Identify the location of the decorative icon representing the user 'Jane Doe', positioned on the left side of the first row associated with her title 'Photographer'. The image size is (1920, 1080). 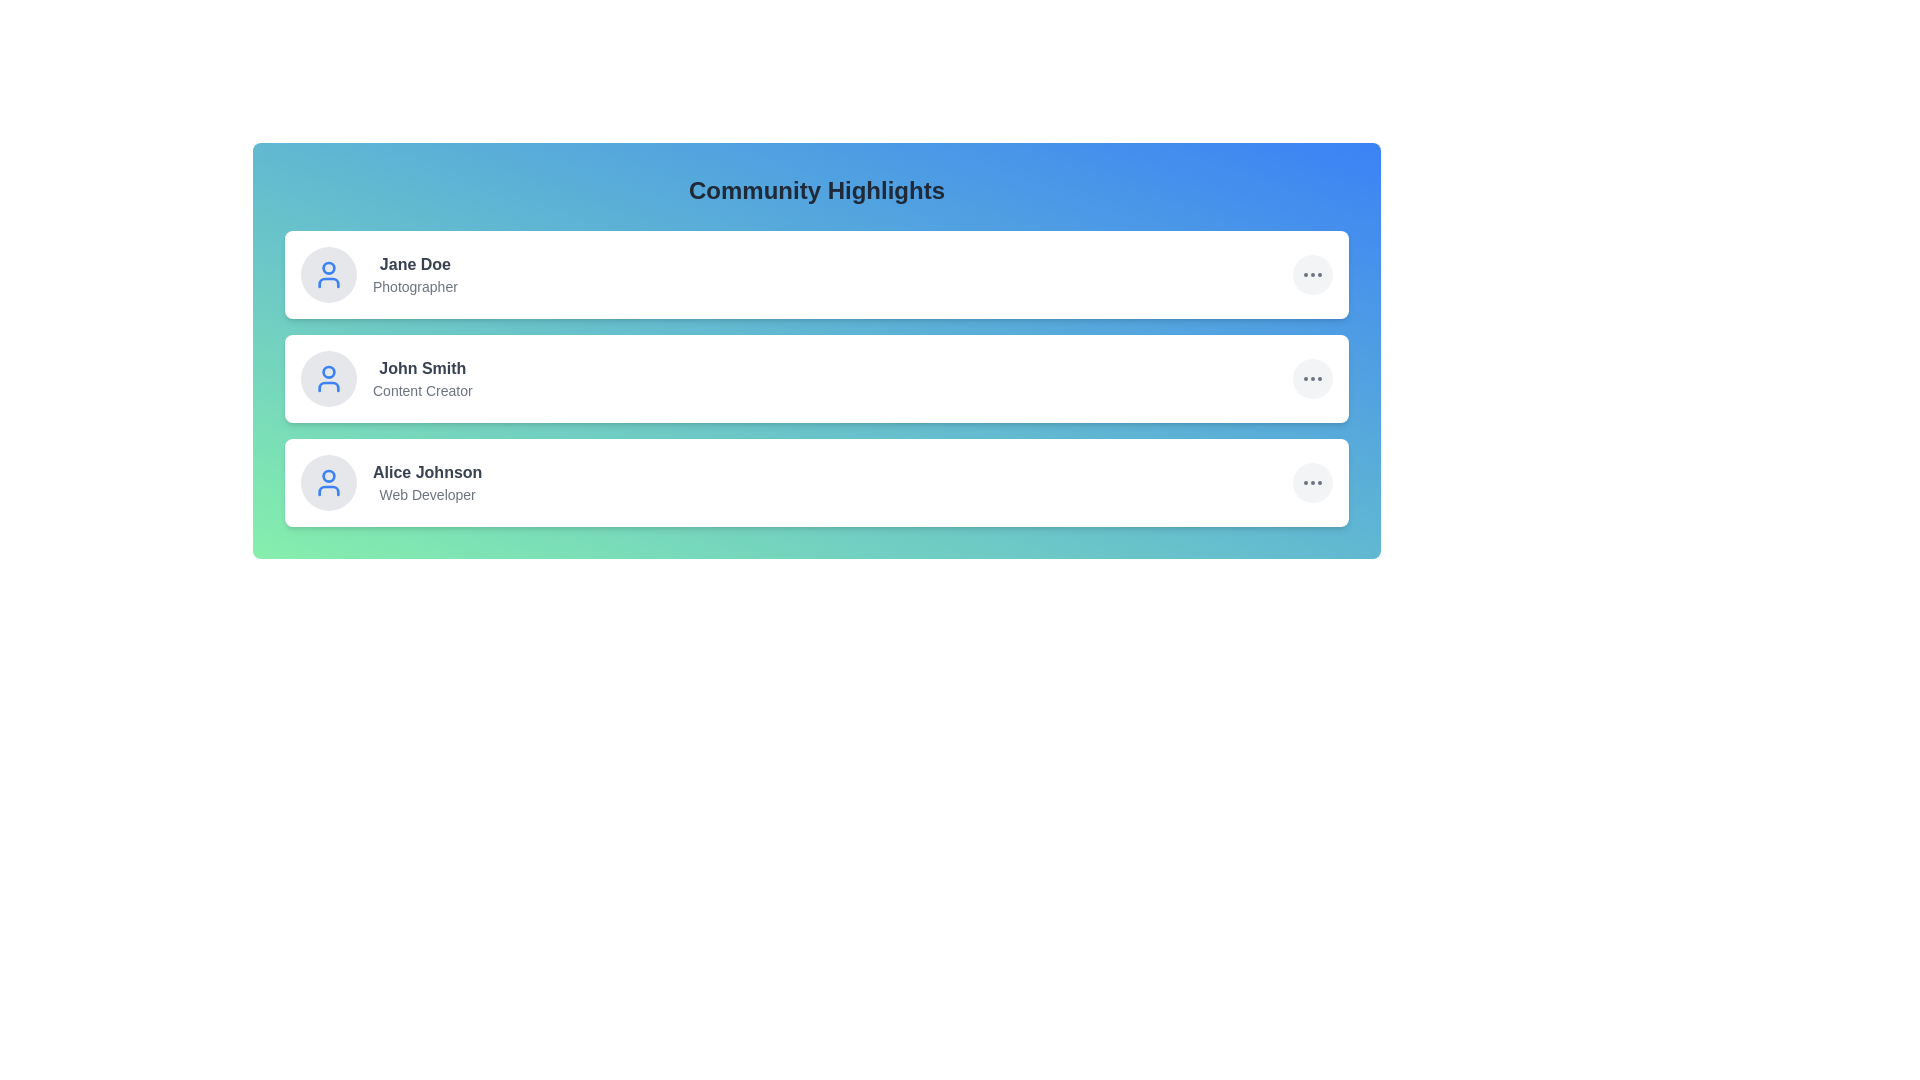
(329, 274).